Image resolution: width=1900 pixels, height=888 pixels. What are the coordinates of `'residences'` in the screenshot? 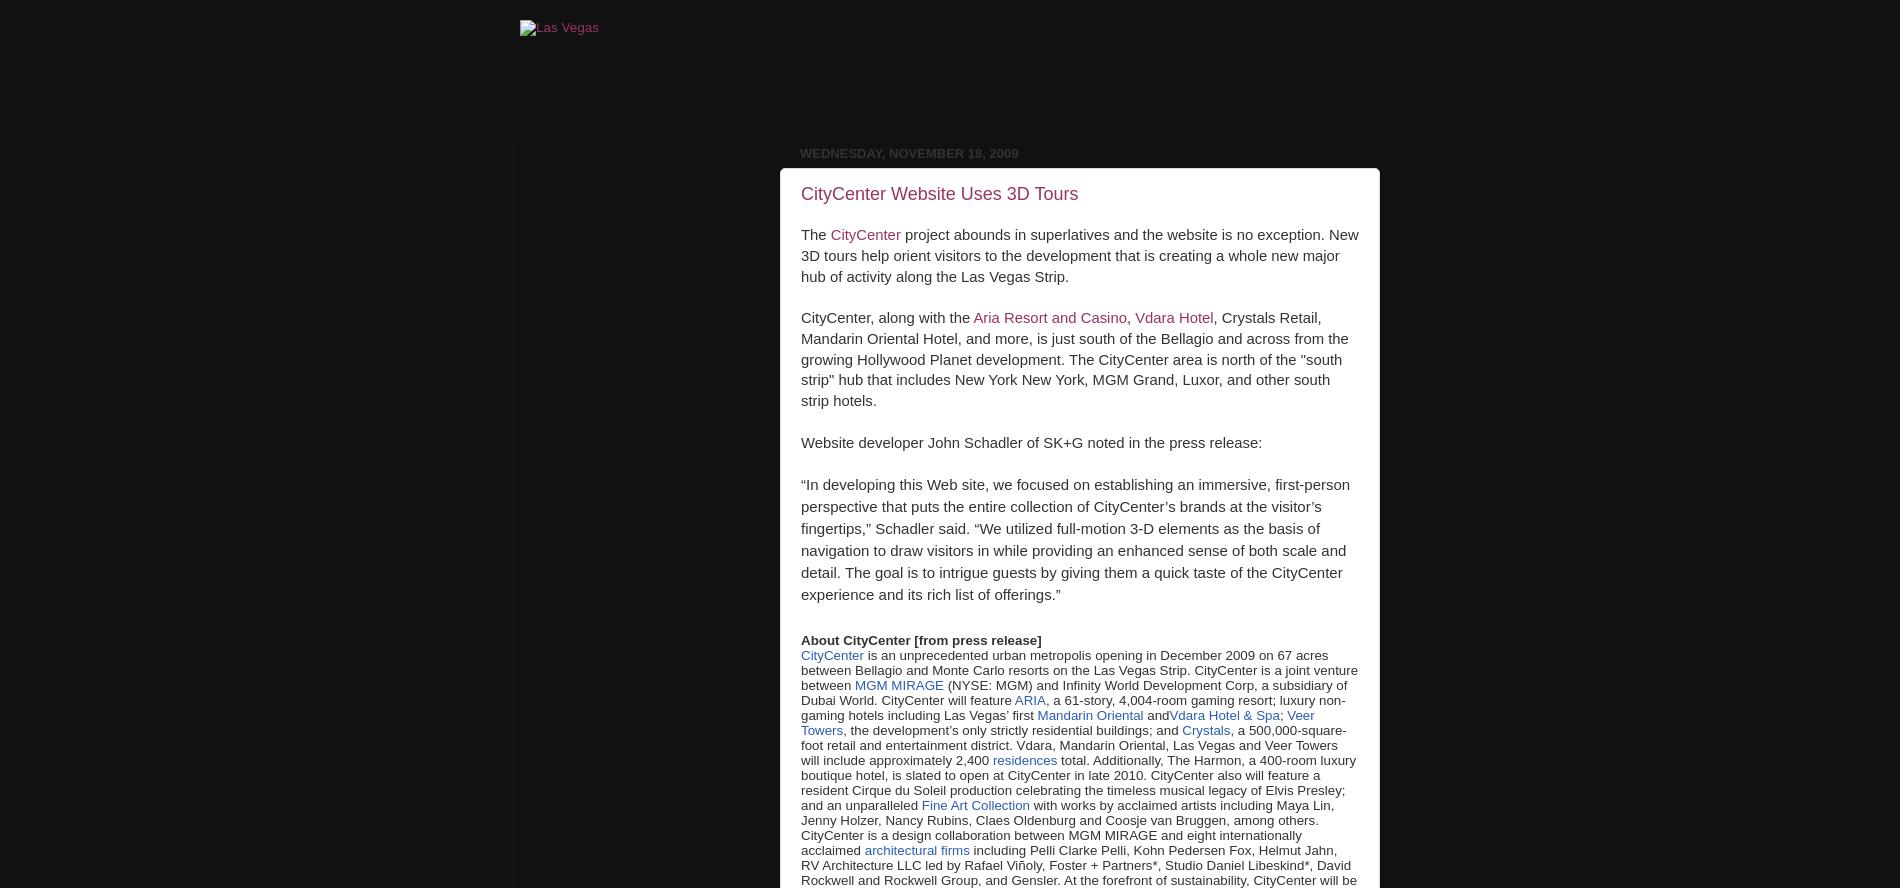 It's located at (1024, 759).